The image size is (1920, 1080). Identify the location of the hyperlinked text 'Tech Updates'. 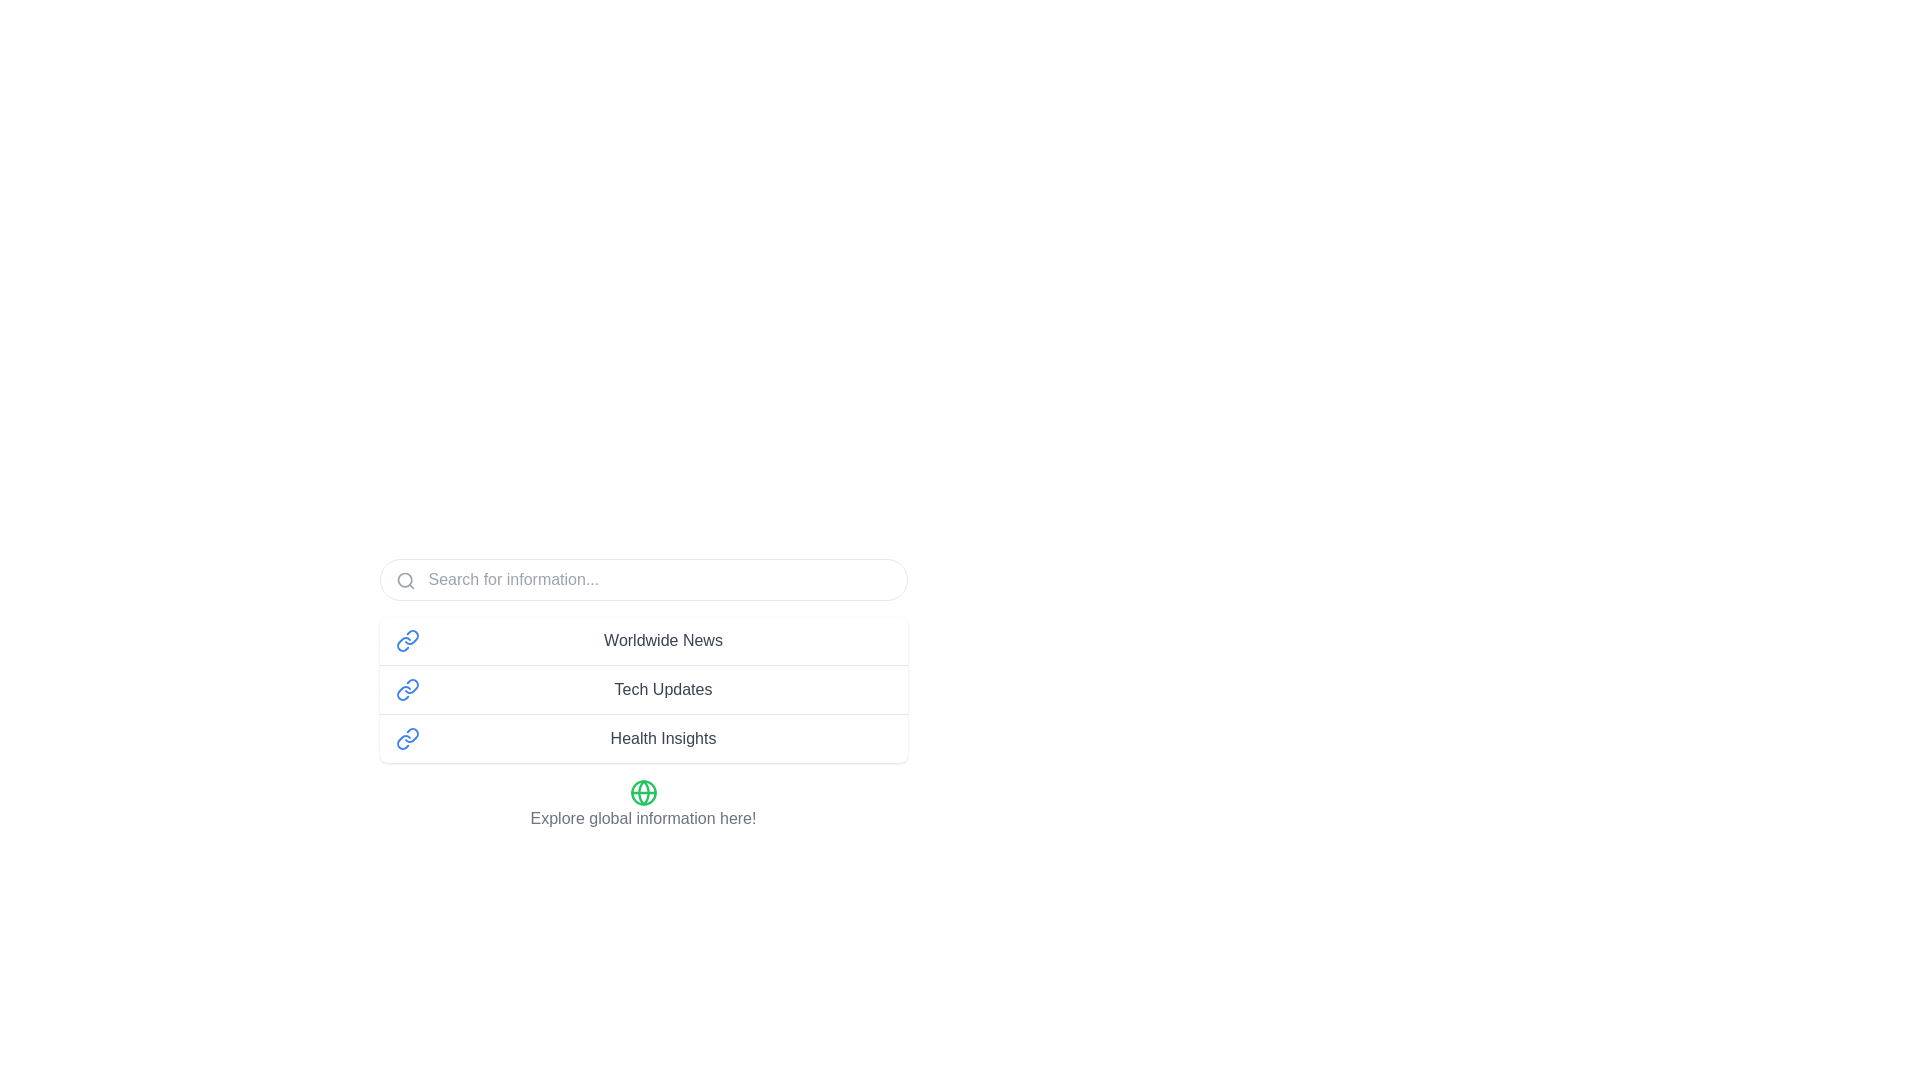
(663, 689).